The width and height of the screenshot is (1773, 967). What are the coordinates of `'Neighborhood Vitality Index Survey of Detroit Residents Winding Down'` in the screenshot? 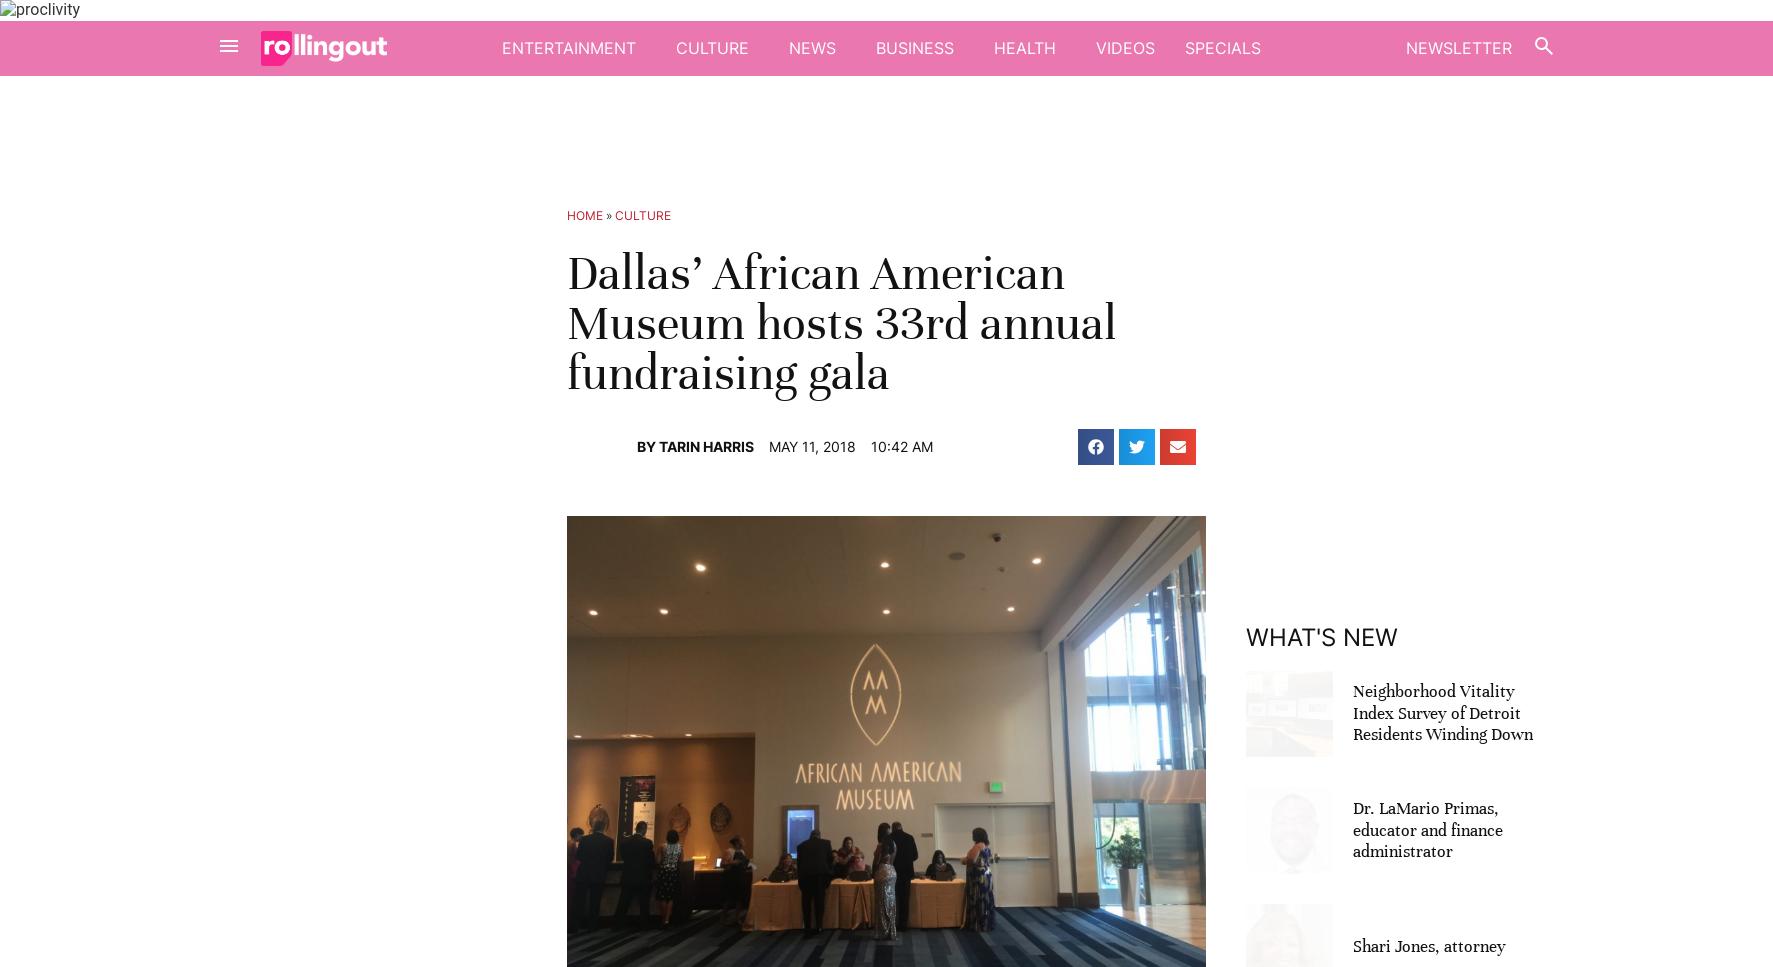 It's located at (1442, 711).